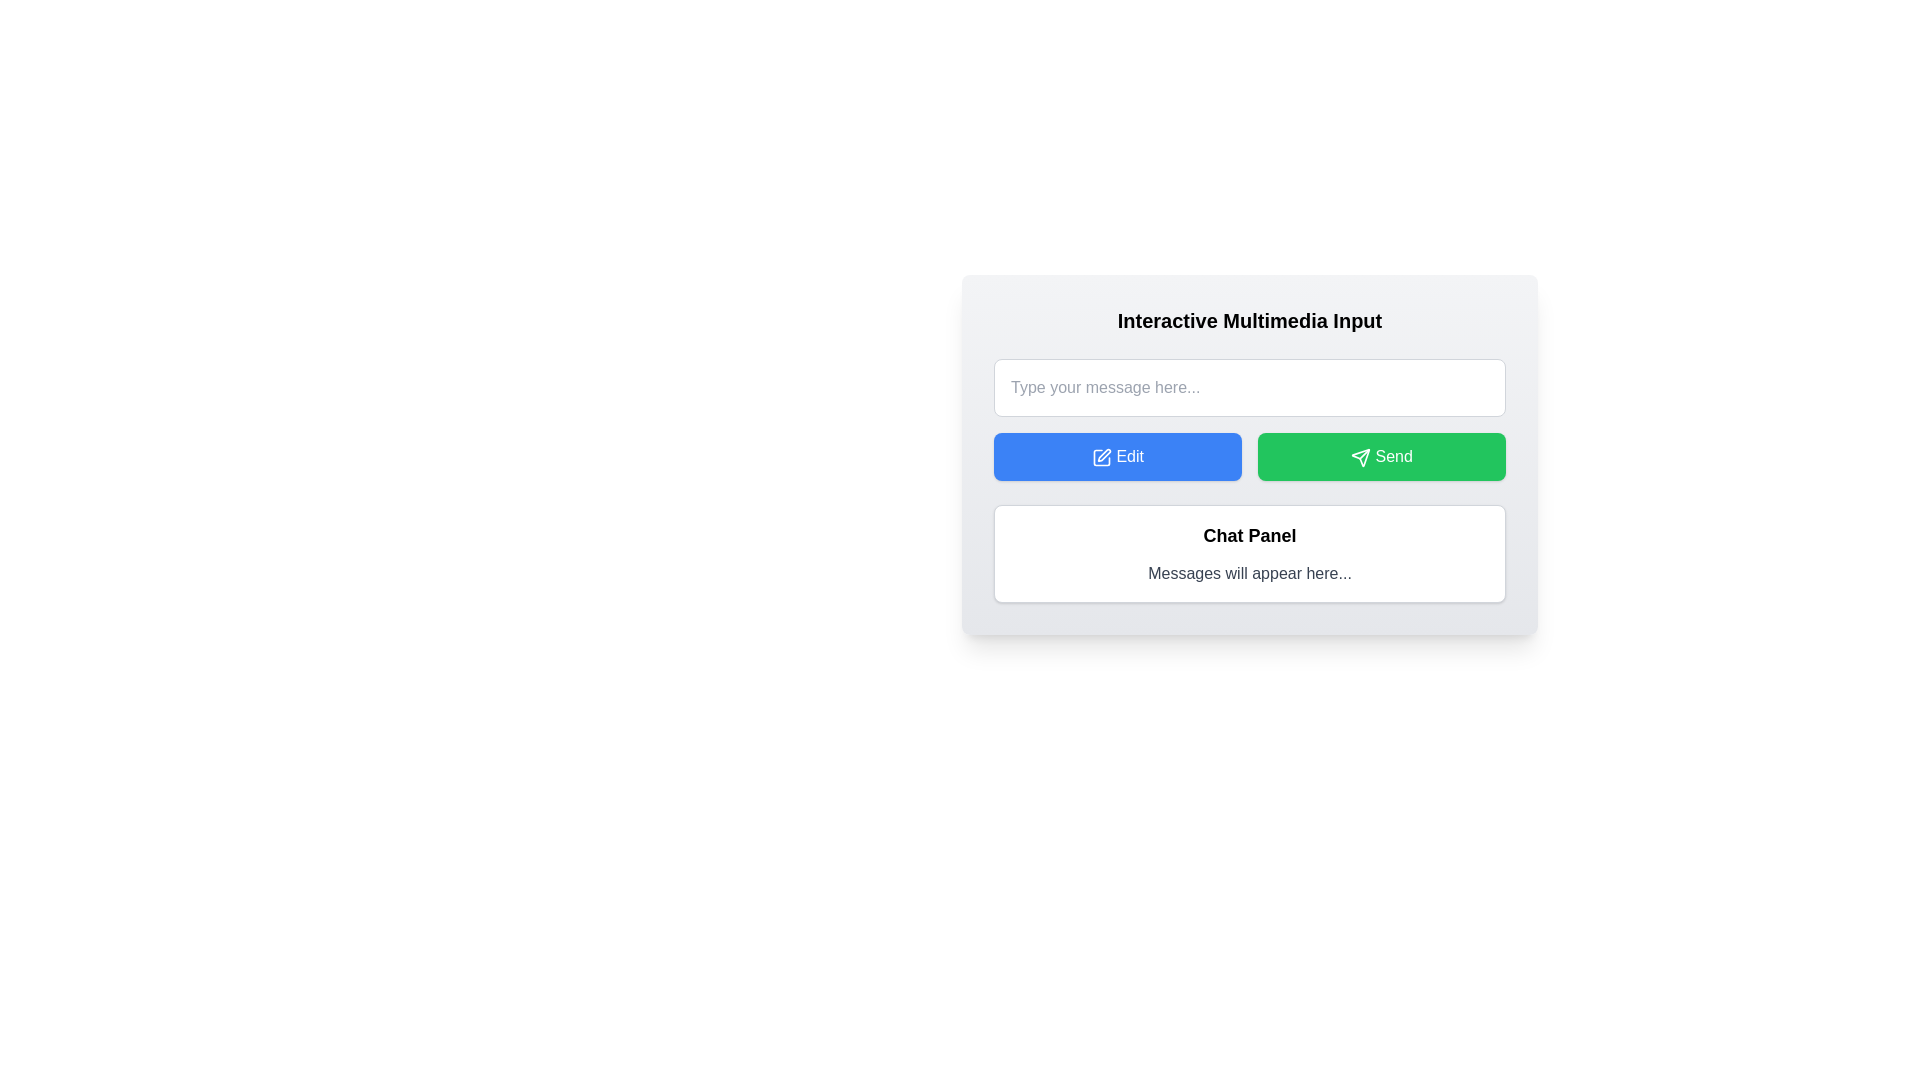 The height and width of the screenshot is (1080, 1920). What do you see at coordinates (1360, 457) in the screenshot?
I see `the send icon within the green 'Send' button located in the lower right portion of the form` at bounding box center [1360, 457].